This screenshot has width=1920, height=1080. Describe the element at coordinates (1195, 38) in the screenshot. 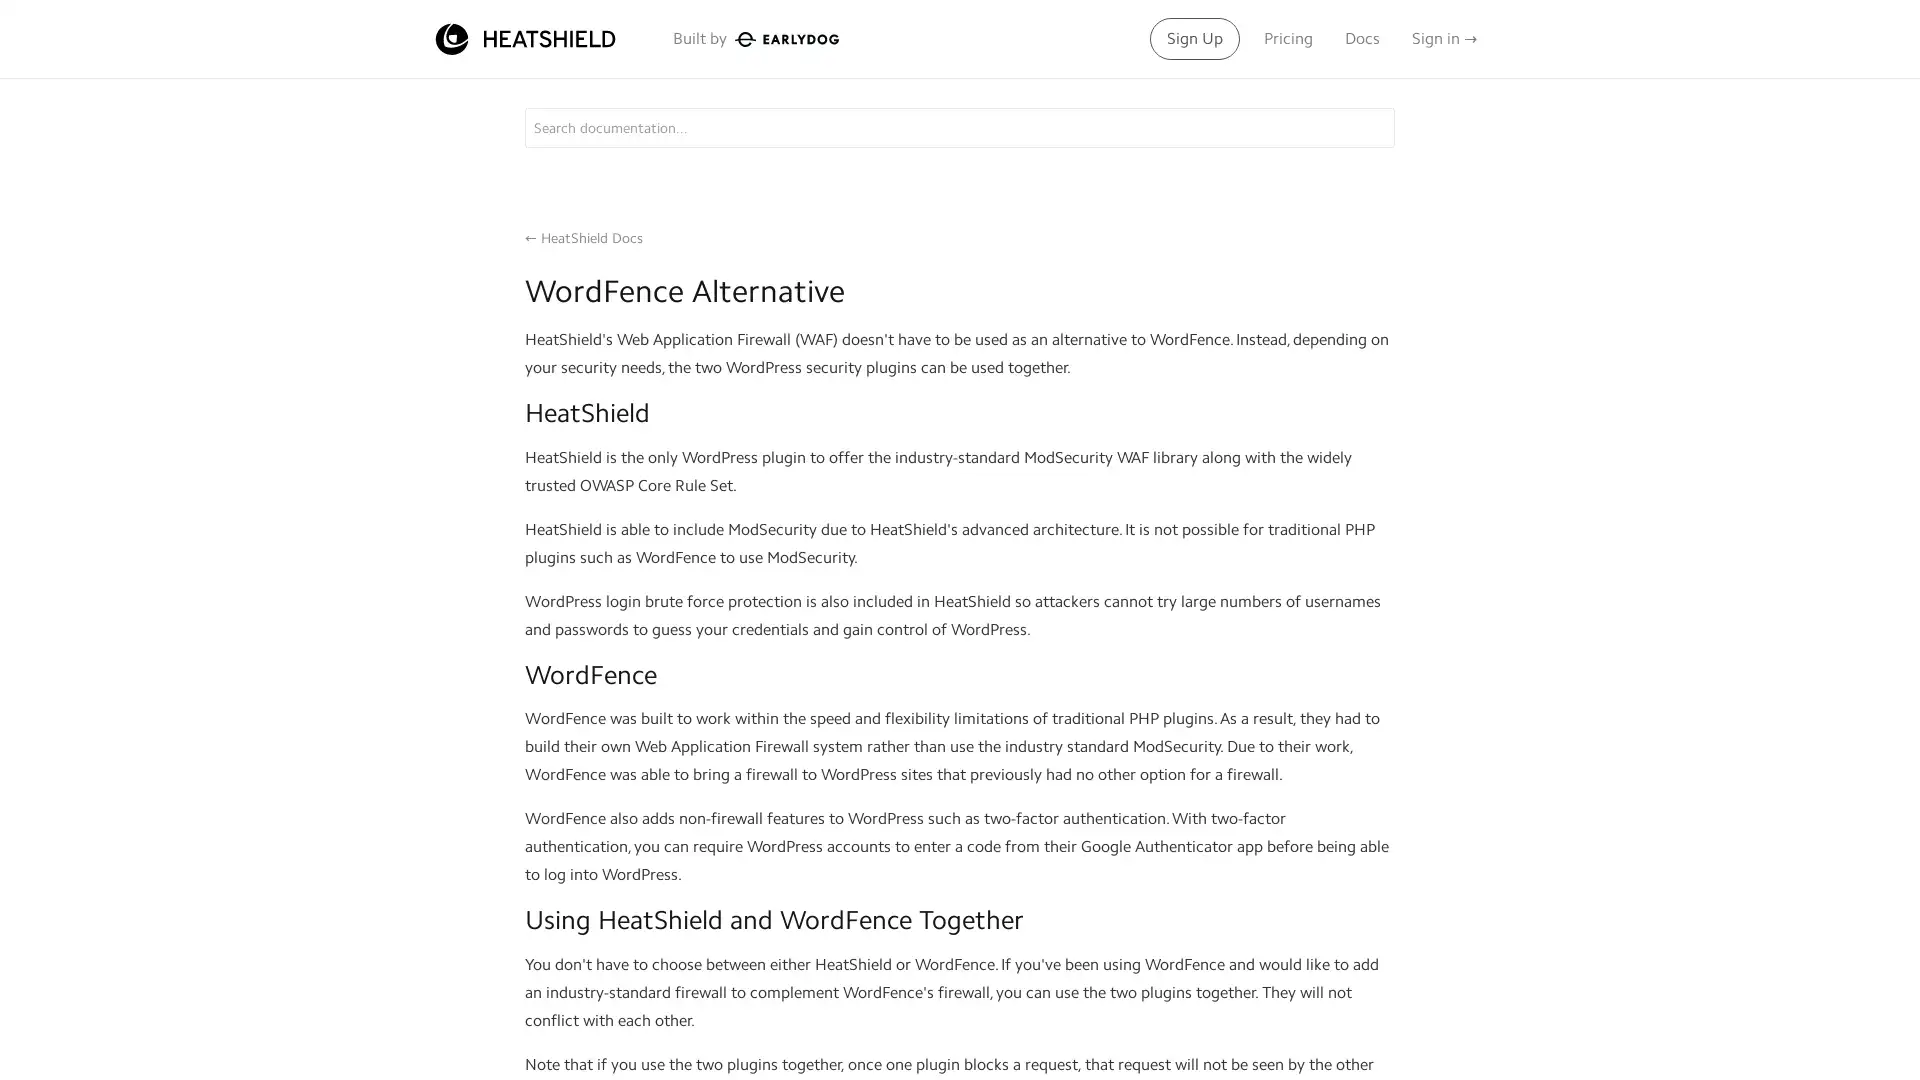

I see `Sign Up` at that location.